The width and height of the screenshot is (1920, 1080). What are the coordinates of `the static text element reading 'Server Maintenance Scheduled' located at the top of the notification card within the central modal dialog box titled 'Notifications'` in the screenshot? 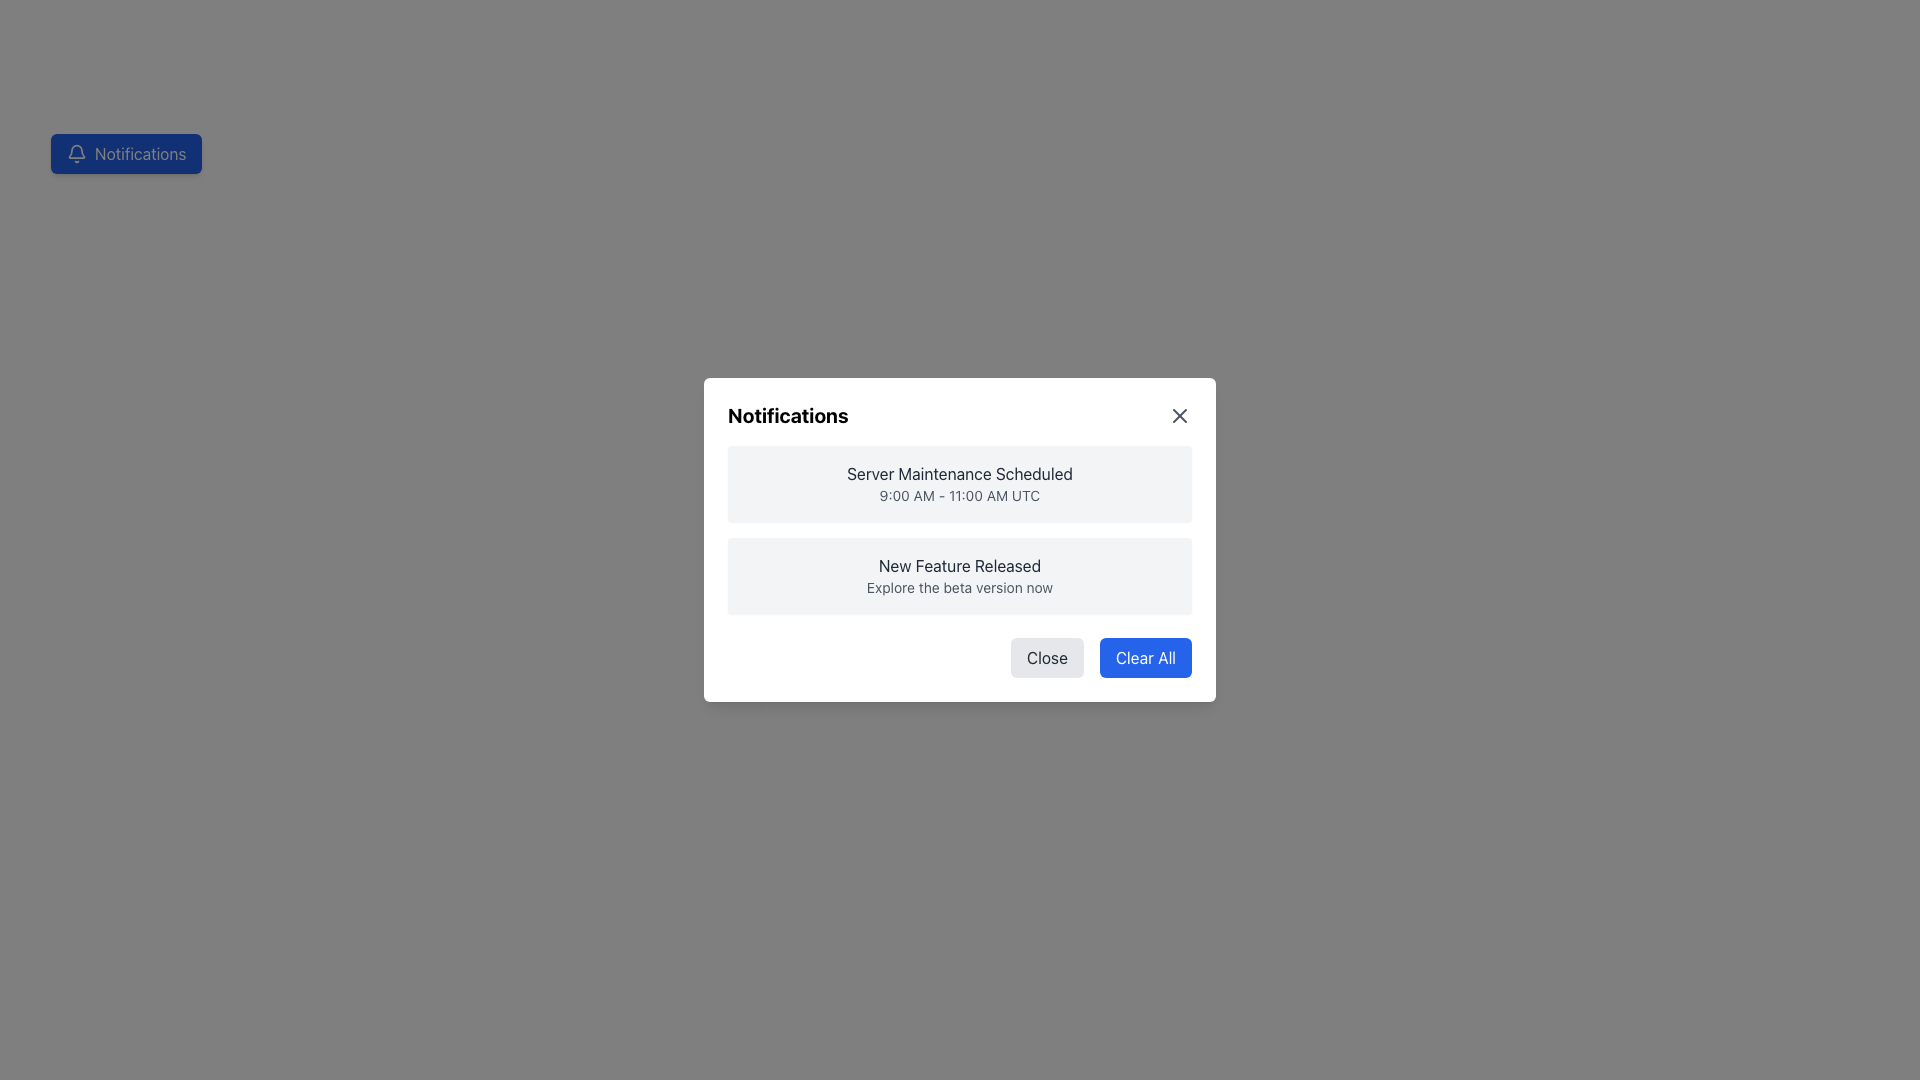 It's located at (960, 474).